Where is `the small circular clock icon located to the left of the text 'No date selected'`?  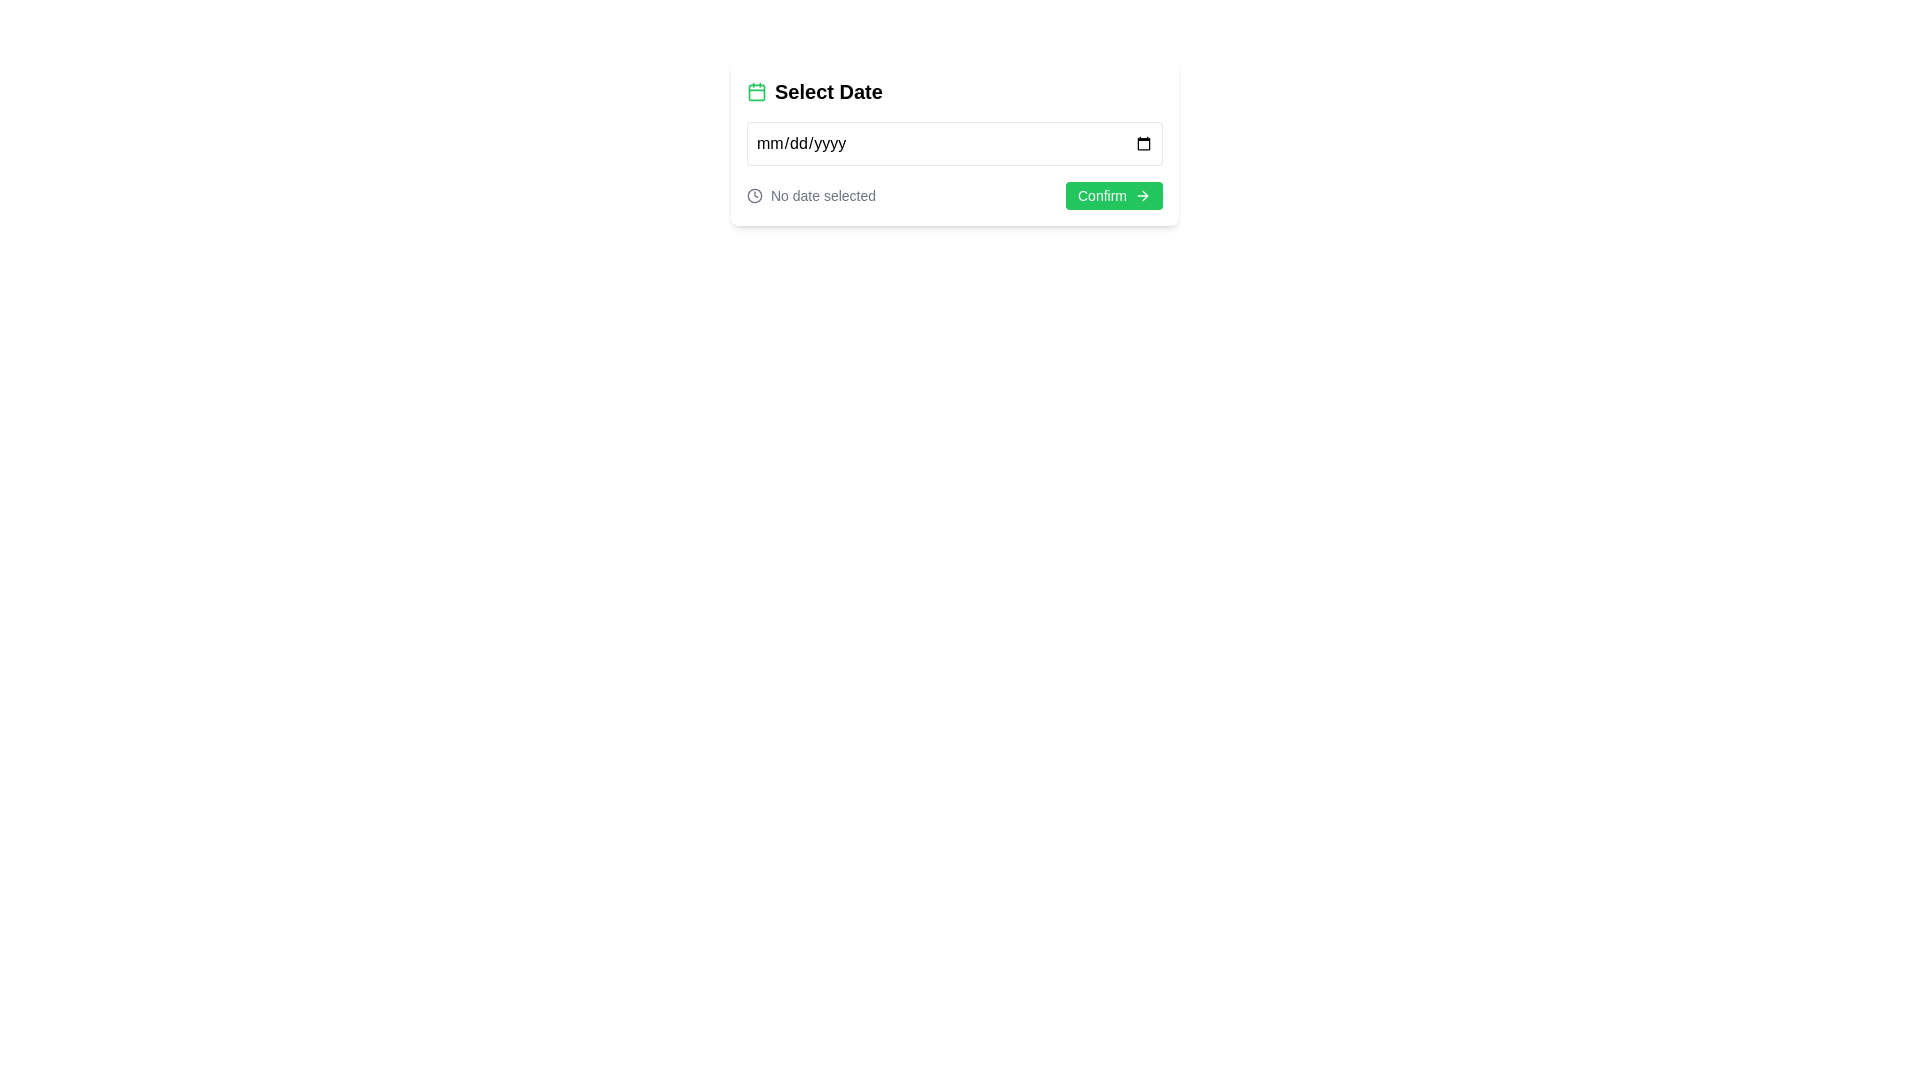
the small circular clock icon located to the left of the text 'No date selected' is located at coordinates (753, 196).